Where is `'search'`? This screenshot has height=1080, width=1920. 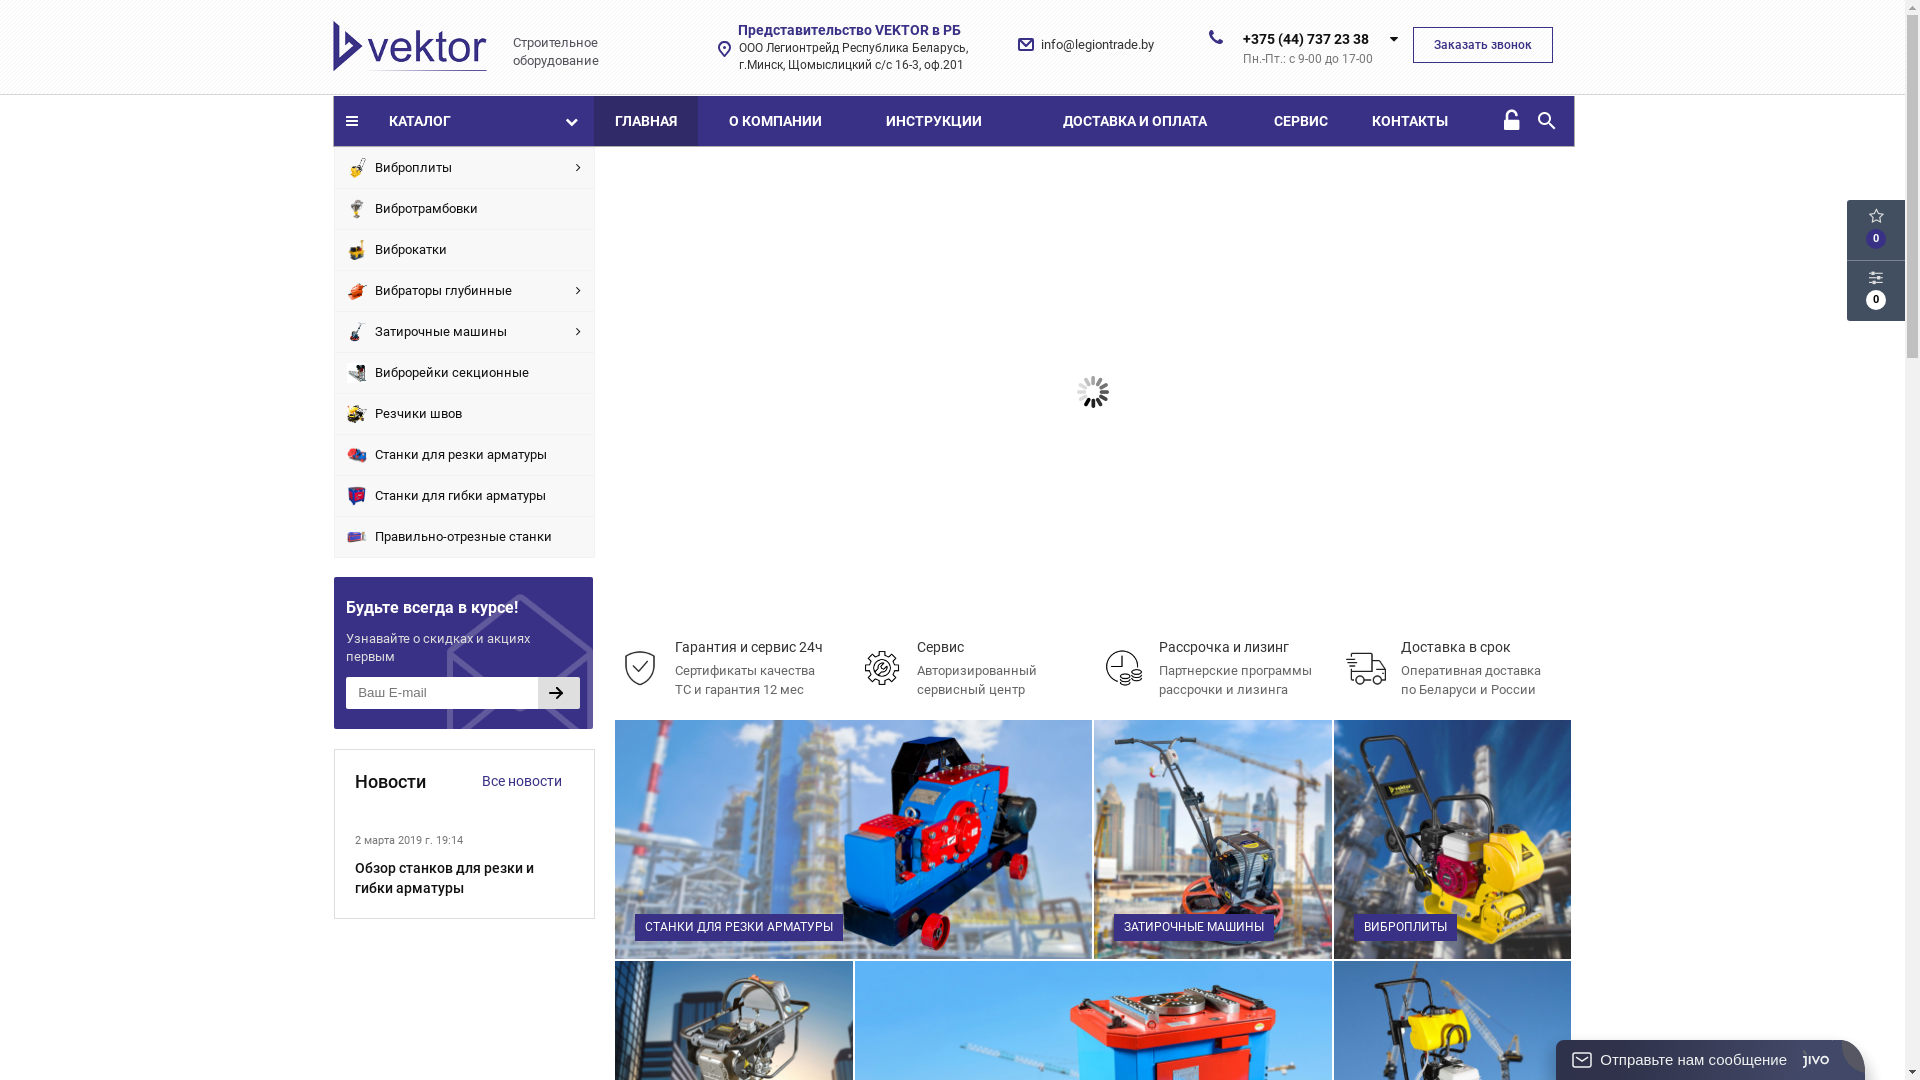
'search' is located at coordinates (1533, 120).